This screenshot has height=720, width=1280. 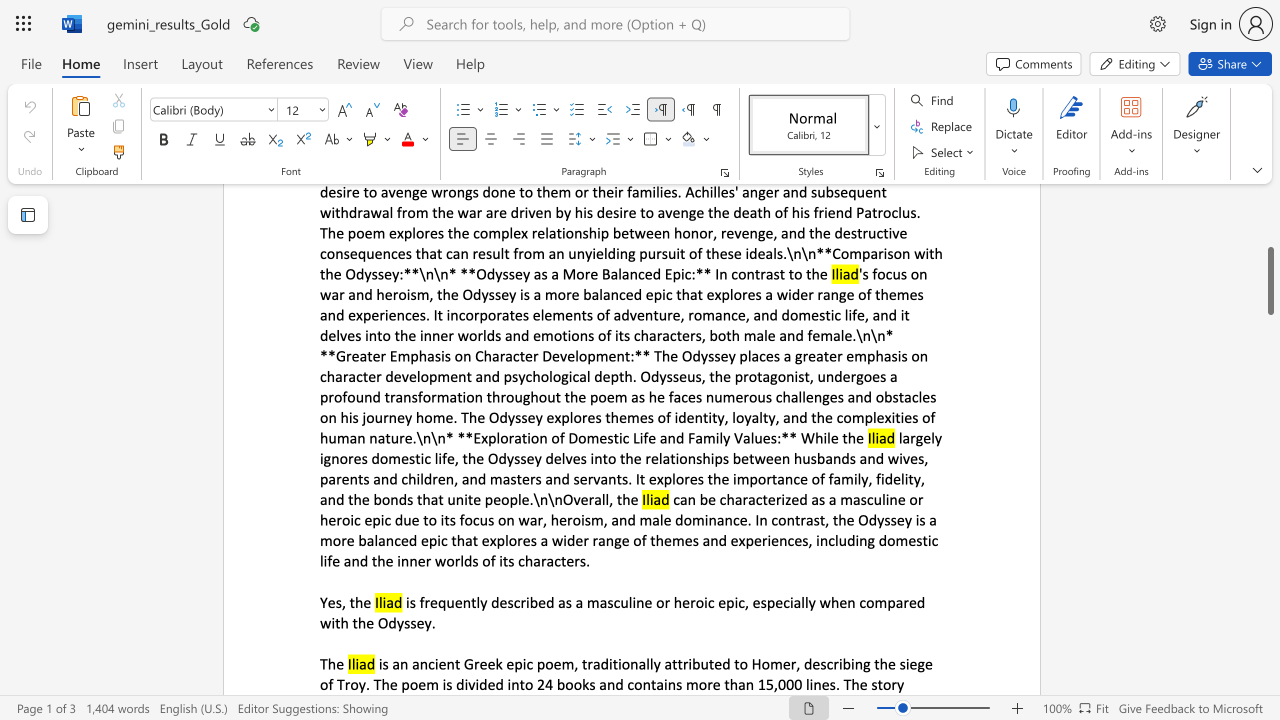 What do you see at coordinates (1269, 281) in the screenshot?
I see `the scrollbar and move up 210 pixels` at bounding box center [1269, 281].